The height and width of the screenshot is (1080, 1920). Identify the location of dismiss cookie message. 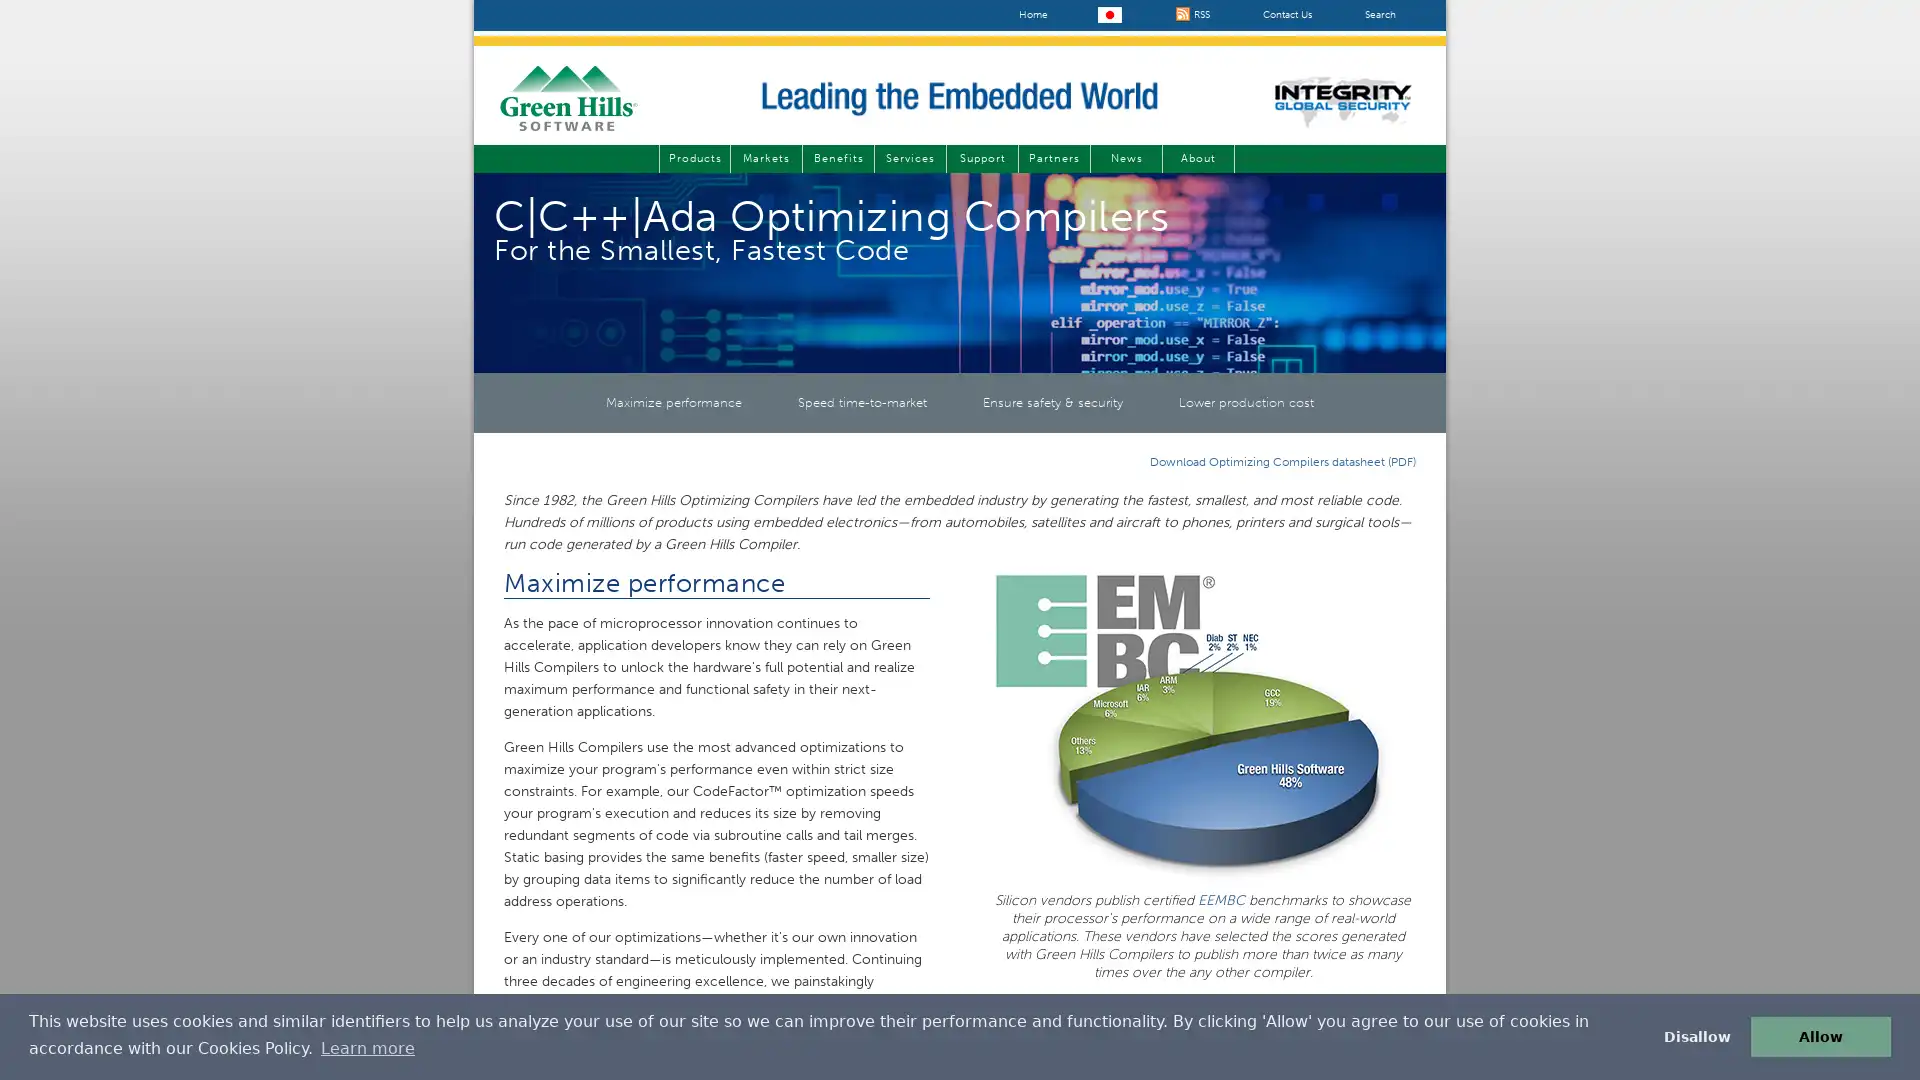
(1695, 1035).